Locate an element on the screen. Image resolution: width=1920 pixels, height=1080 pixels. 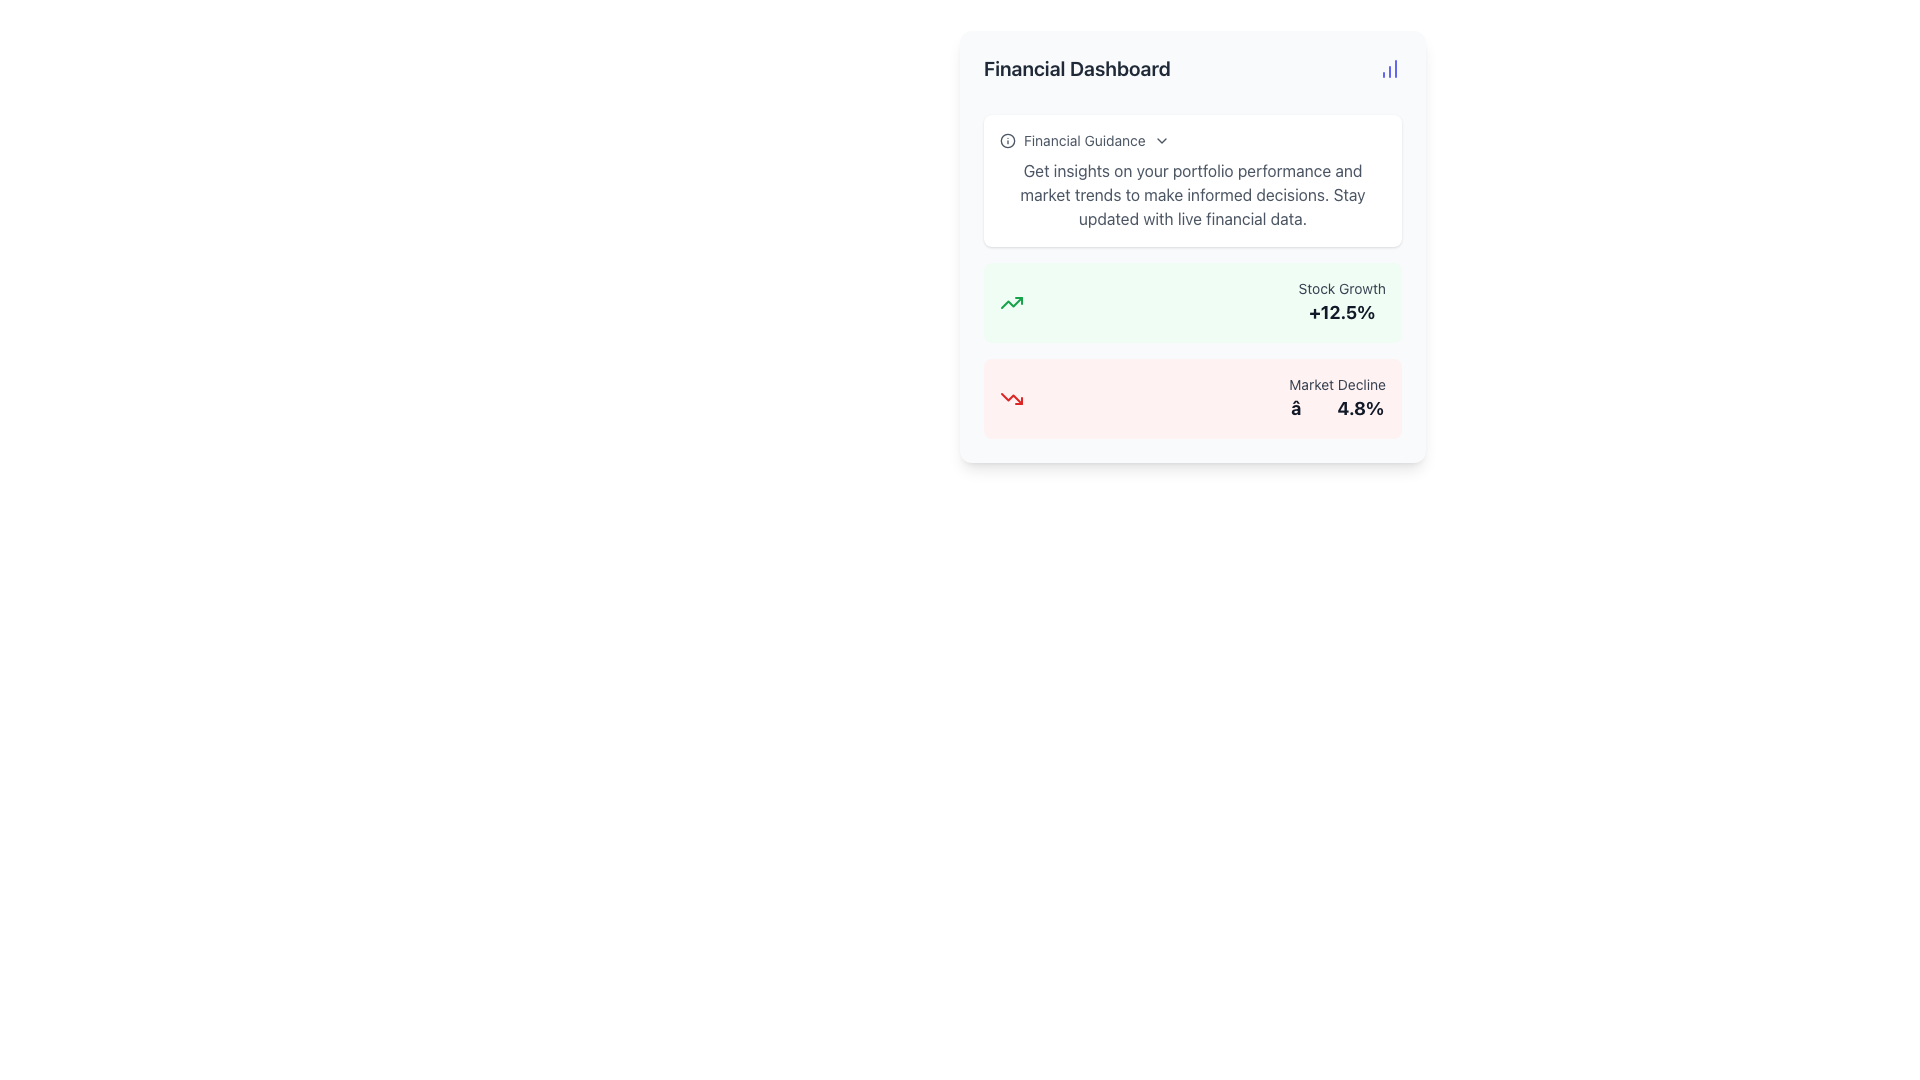
the Text Display that shows 'Stock Growth' and '+12.5%' within a green background, located in the upper section of the card, to the right of the green up-arrow icon is located at coordinates (1342, 303).